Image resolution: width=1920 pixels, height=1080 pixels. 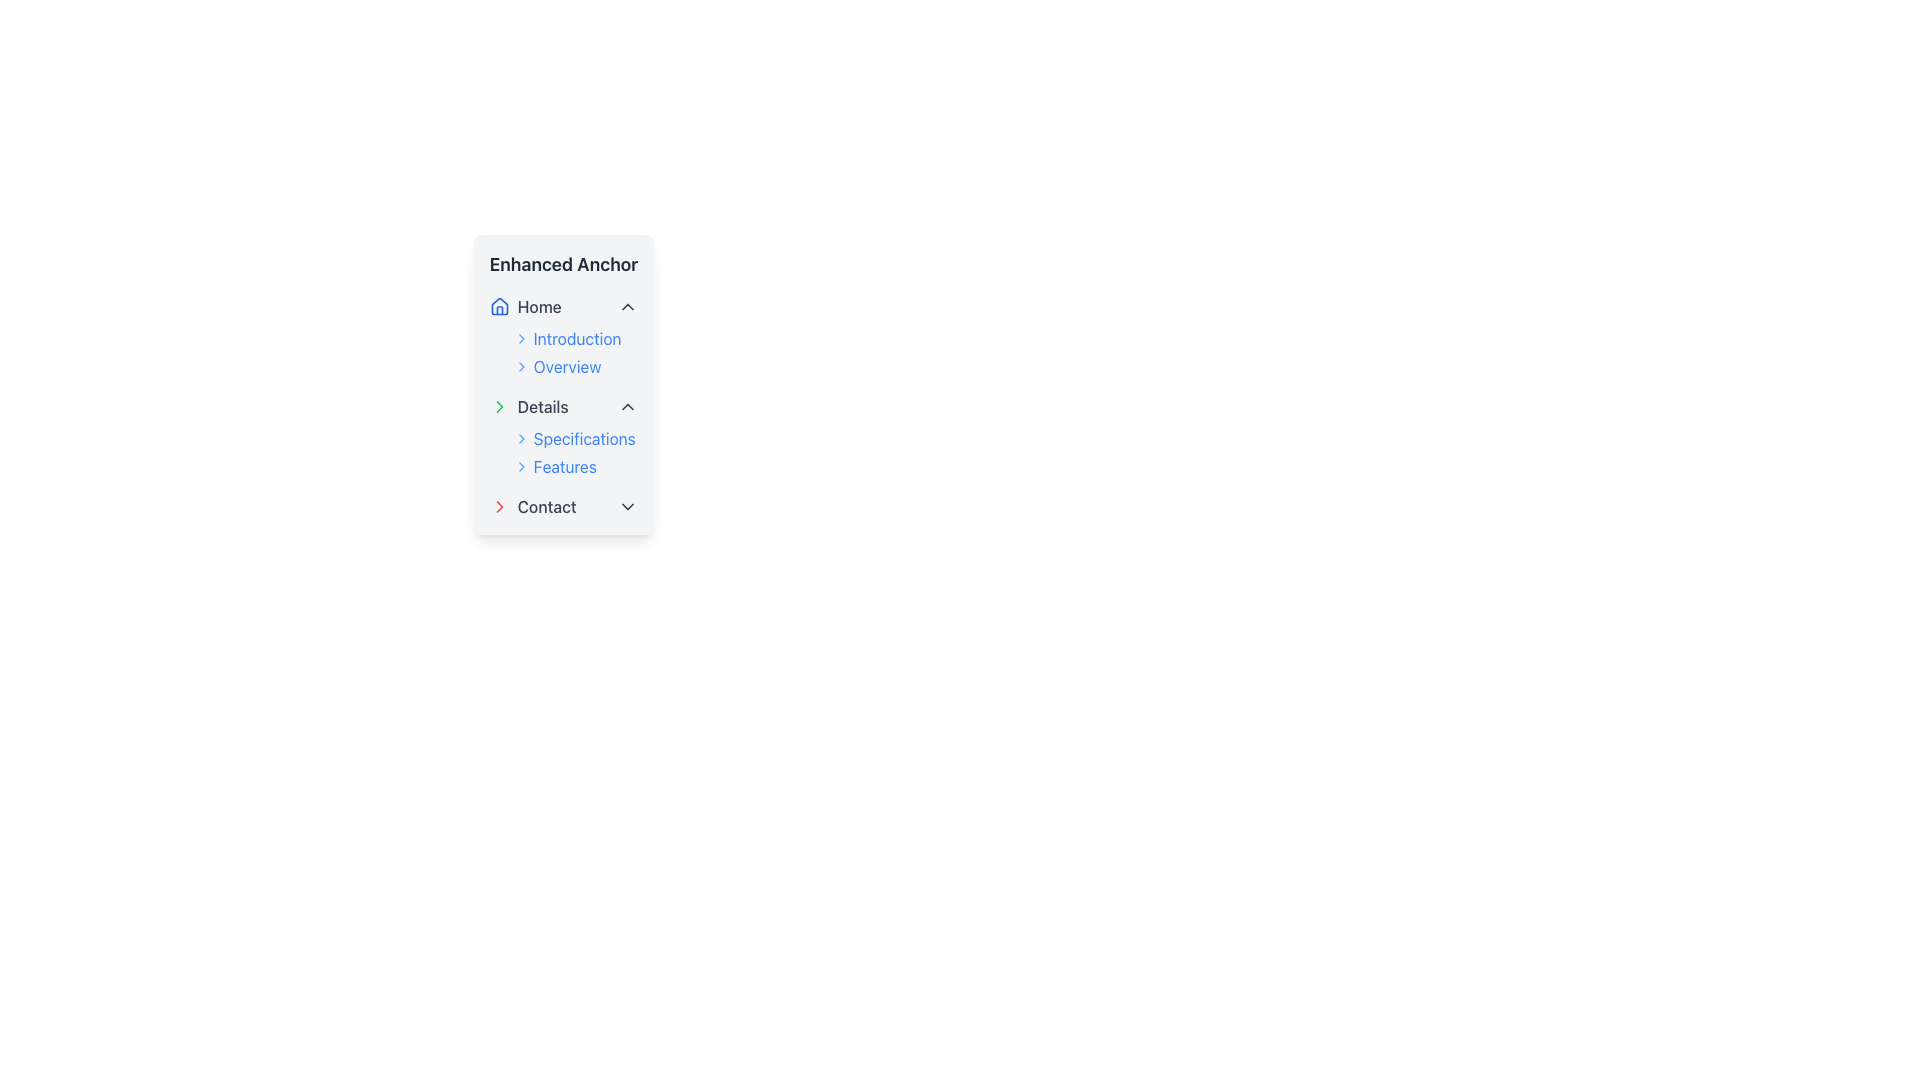 What do you see at coordinates (499, 406) in the screenshot?
I see `the toggle icon located to the left of the 'Details' text` at bounding box center [499, 406].